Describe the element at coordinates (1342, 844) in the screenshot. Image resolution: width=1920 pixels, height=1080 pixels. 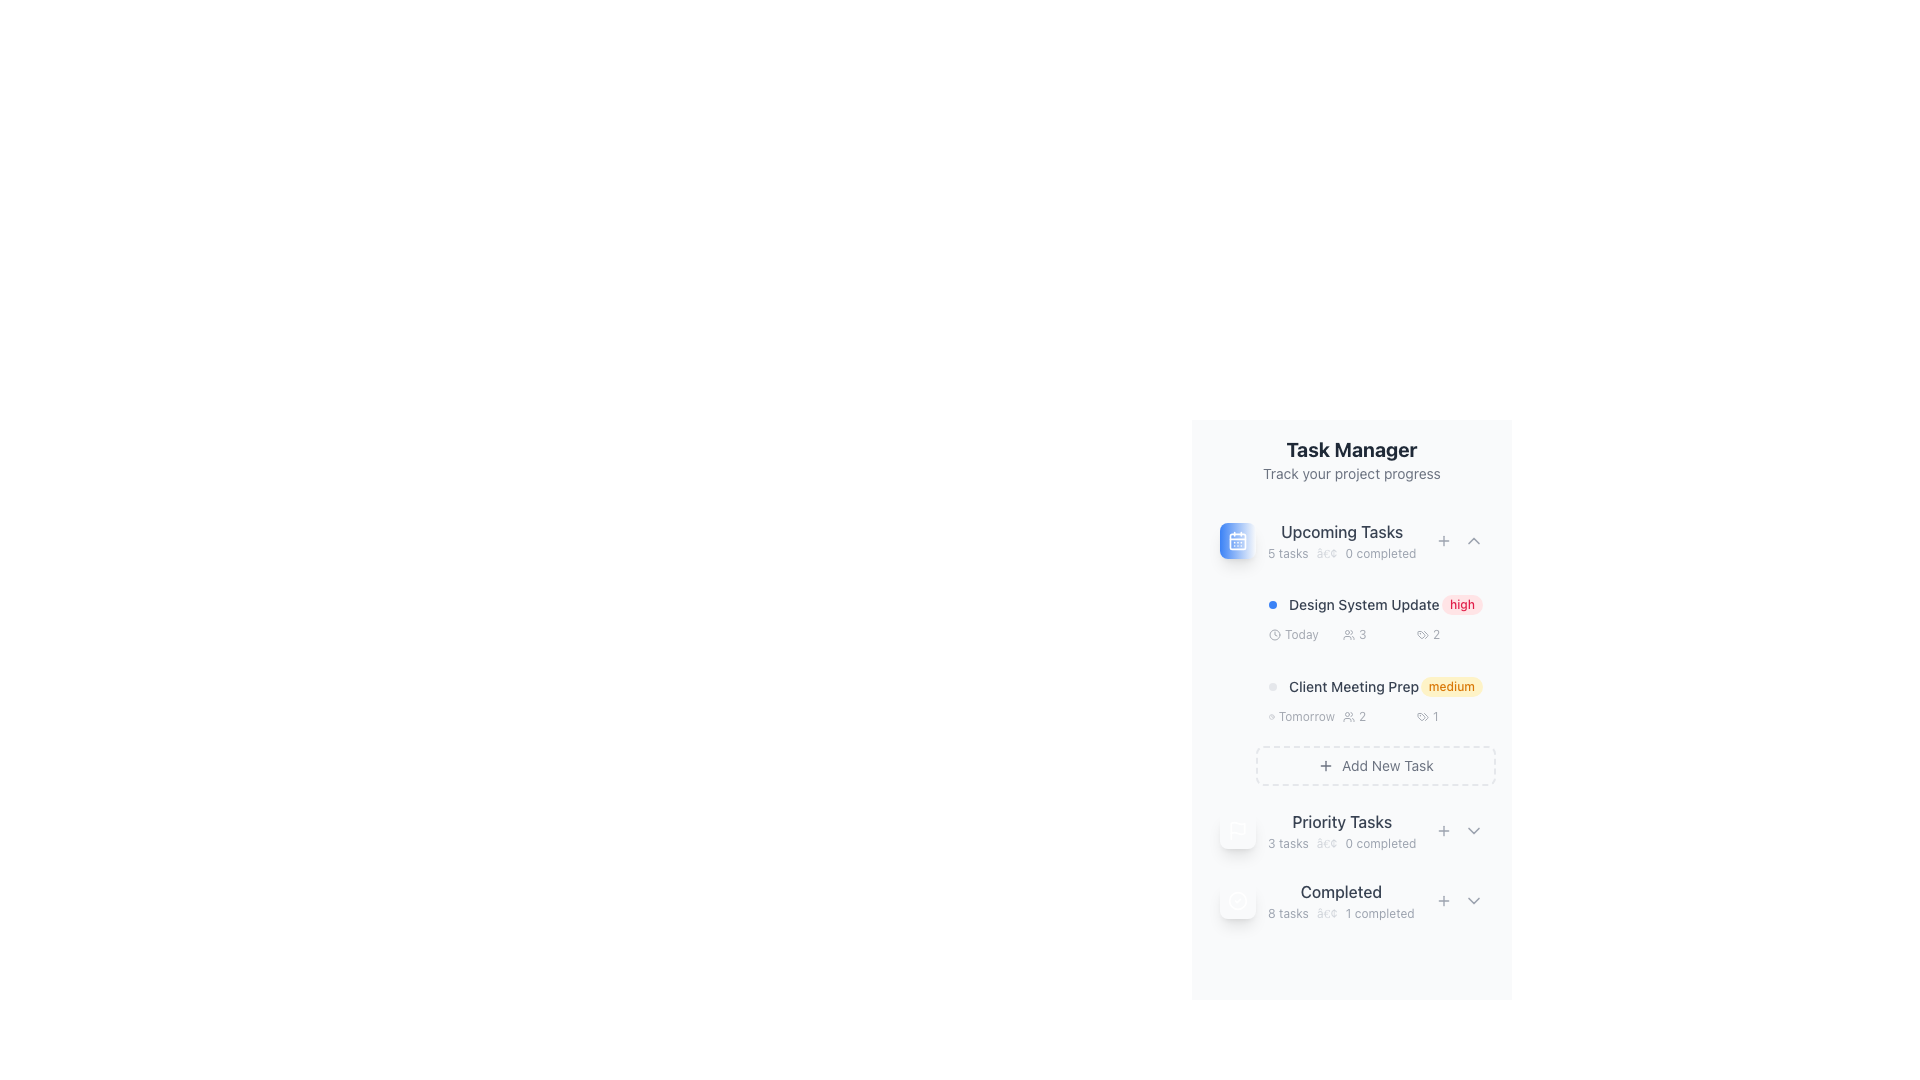
I see `the Text Label that displays the total number of tasks and their completion status, located below the 'Priority Tasks' heading` at that location.